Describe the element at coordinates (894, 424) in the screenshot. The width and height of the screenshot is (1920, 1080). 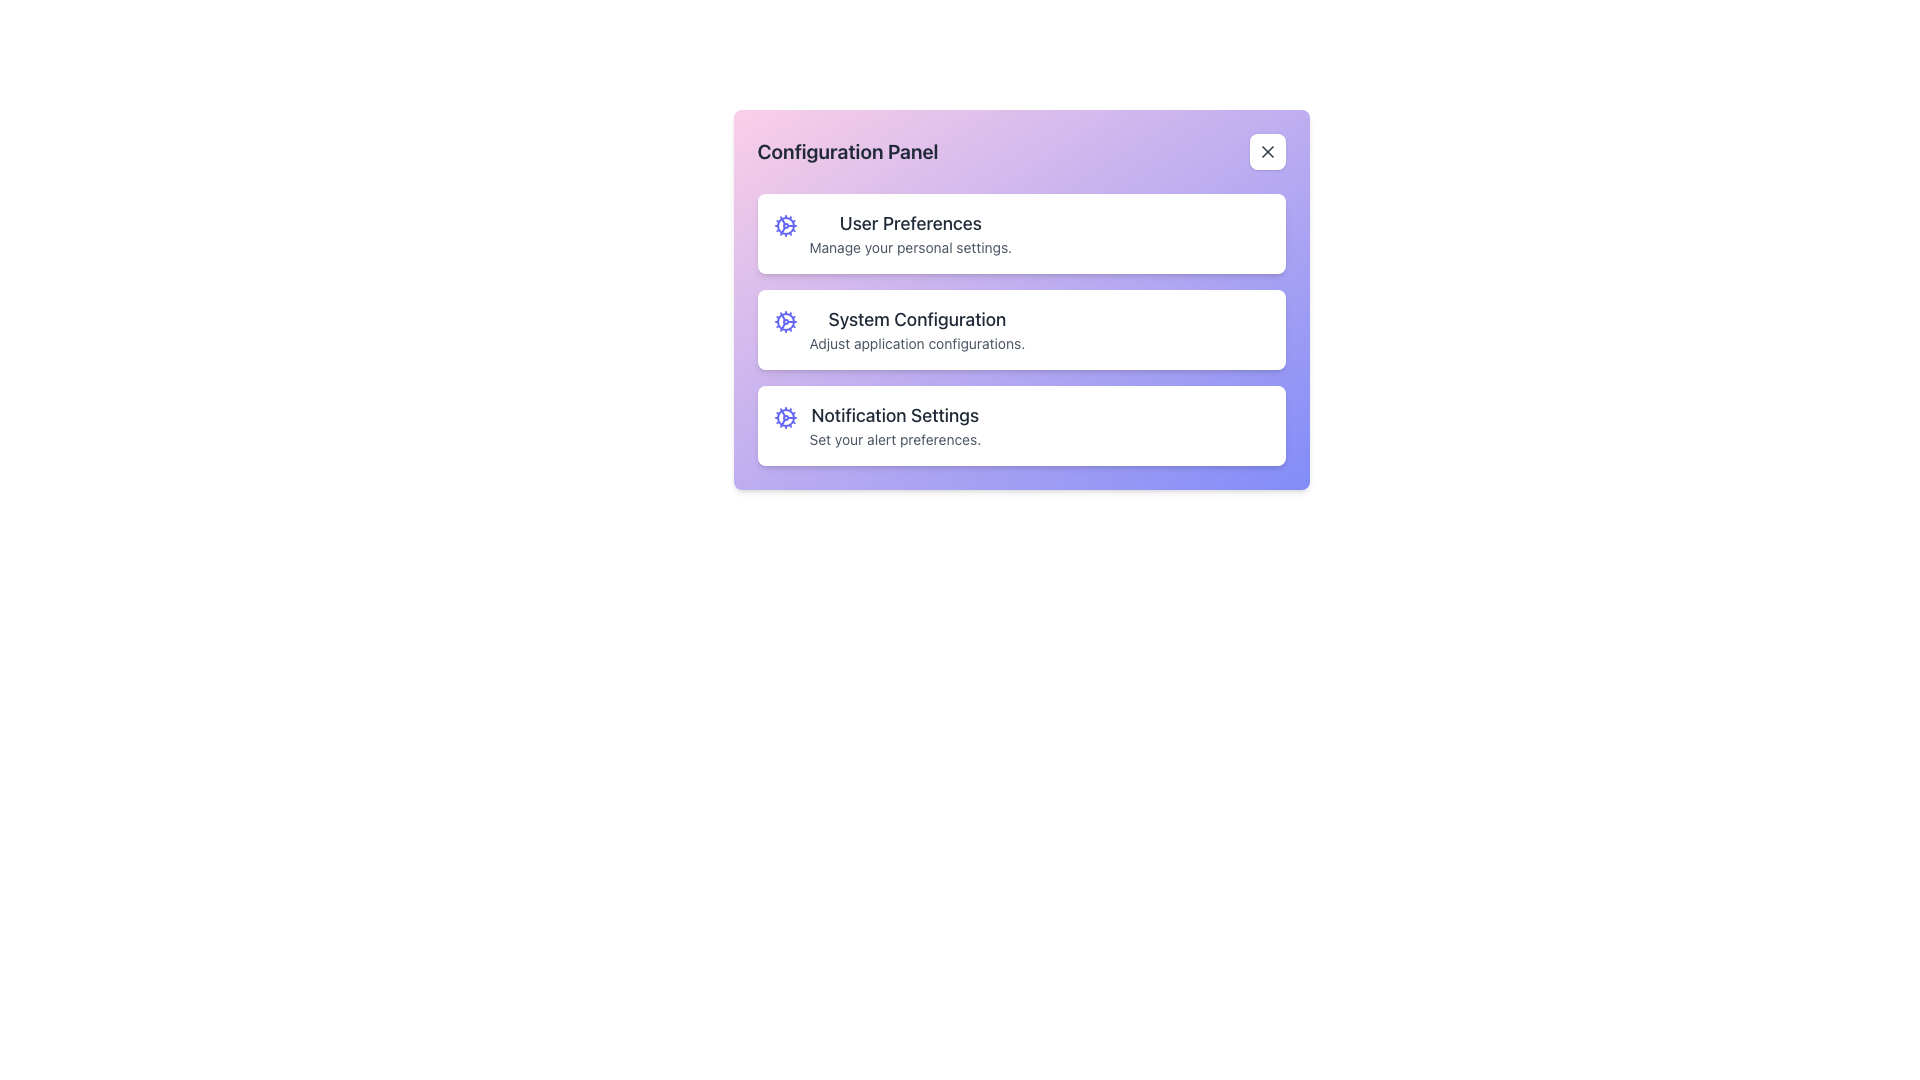
I see `text of the 'Notification Settings' label, which includes the bold title and the descriptive subtext beneath it` at that location.